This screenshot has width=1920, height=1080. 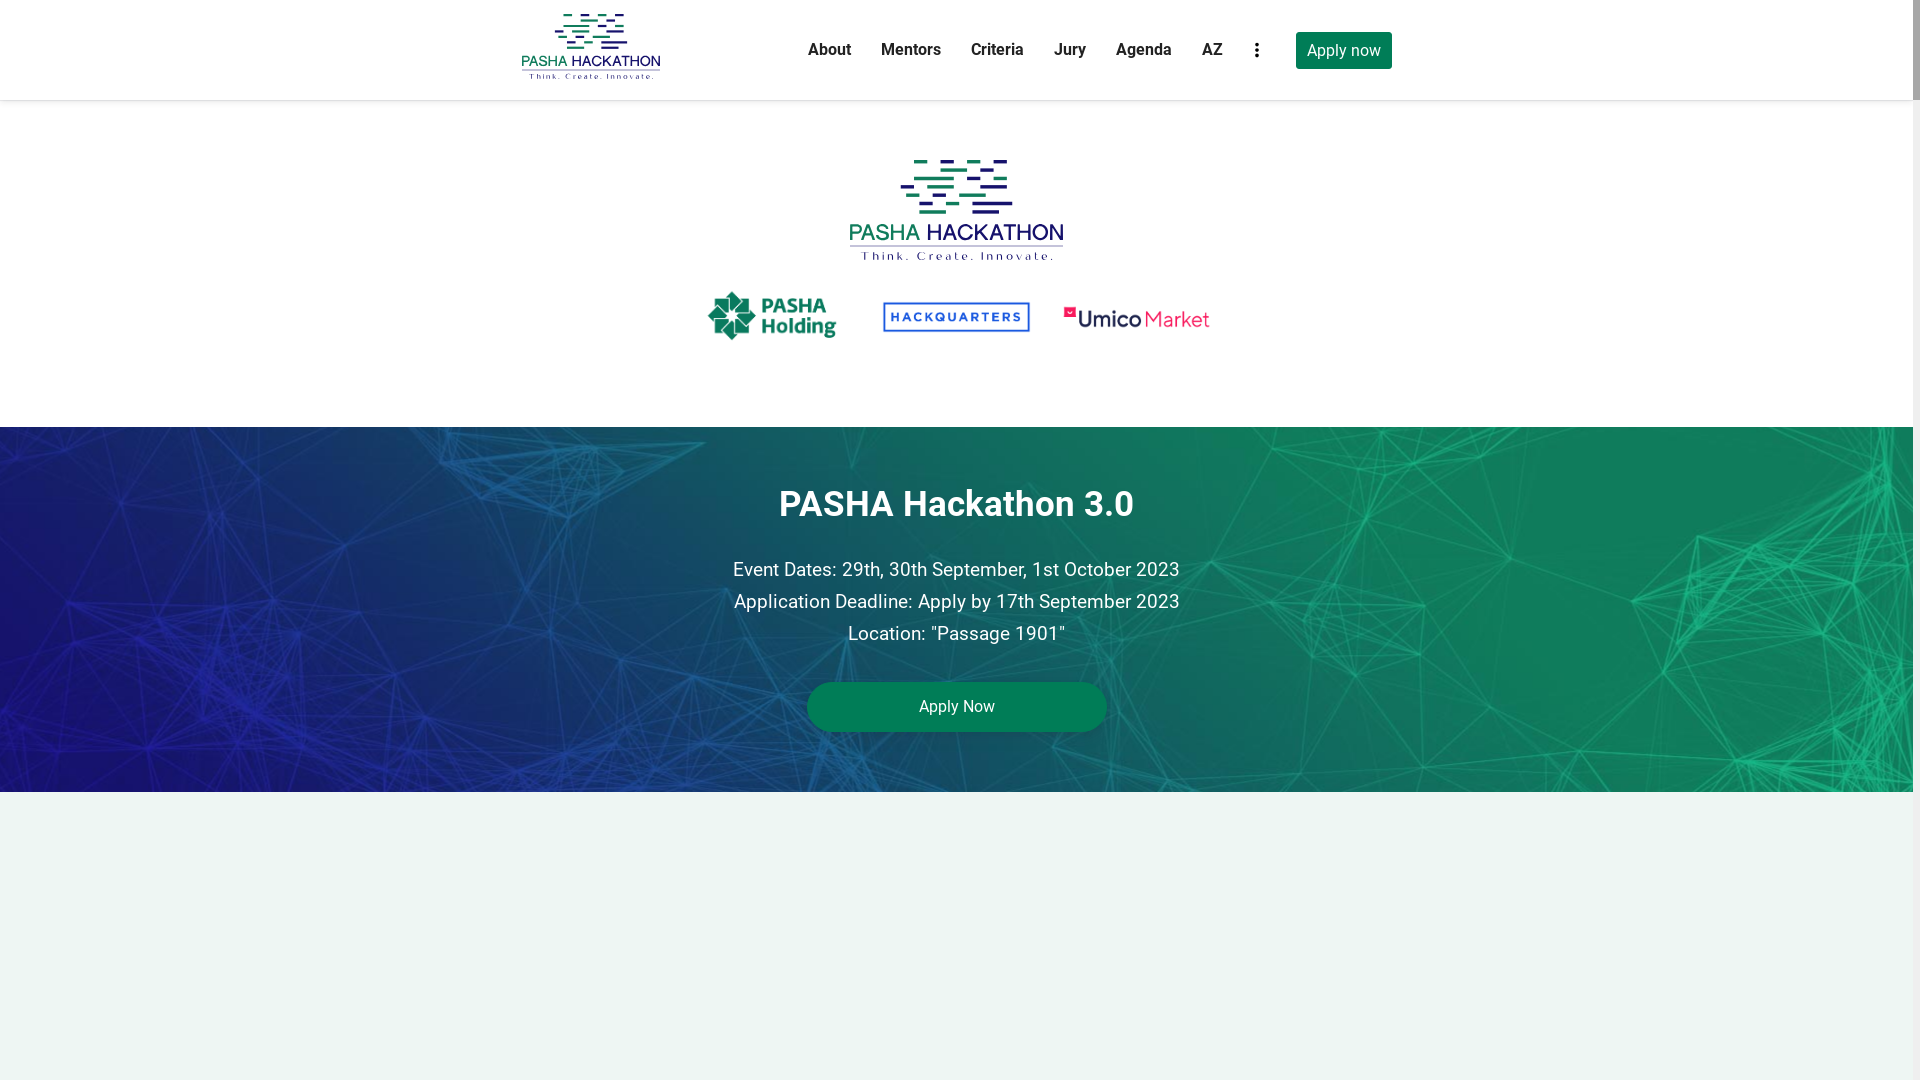 What do you see at coordinates (1211, 48) in the screenshot?
I see `'AZ'` at bounding box center [1211, 48].